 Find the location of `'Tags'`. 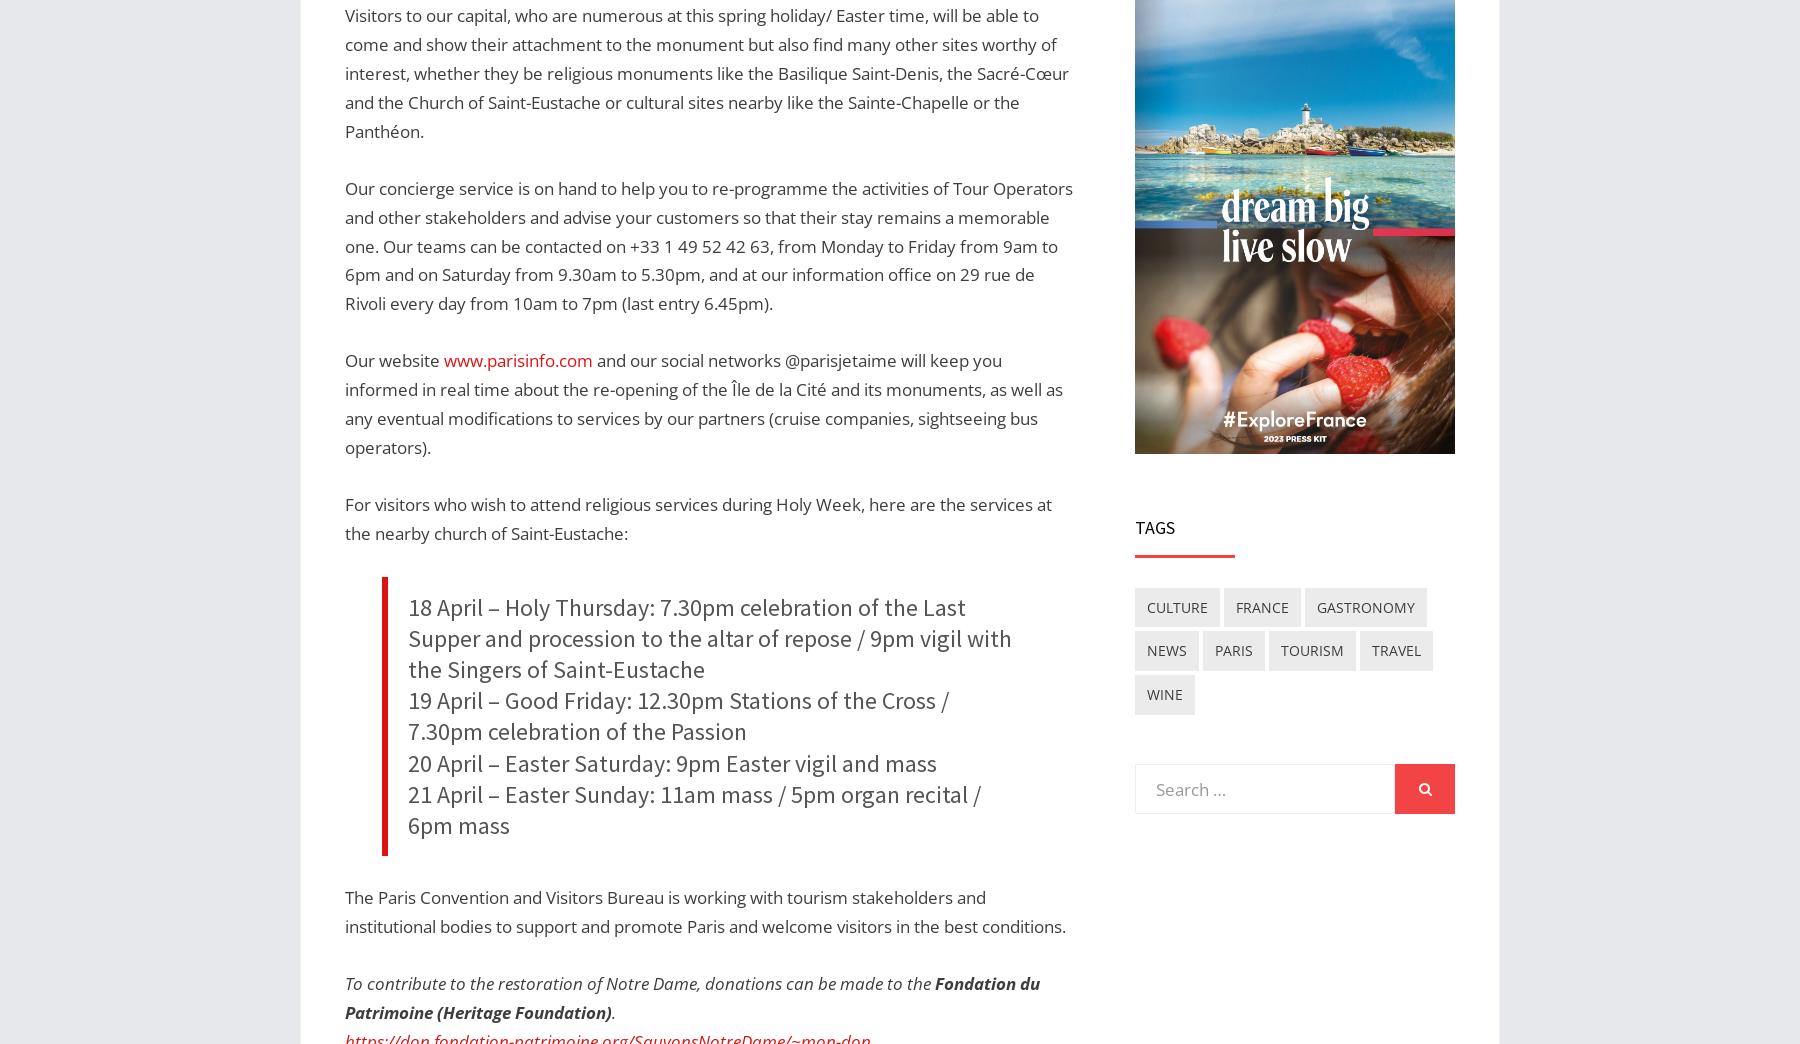

'Tags' is located at coordinates (1154, 526).